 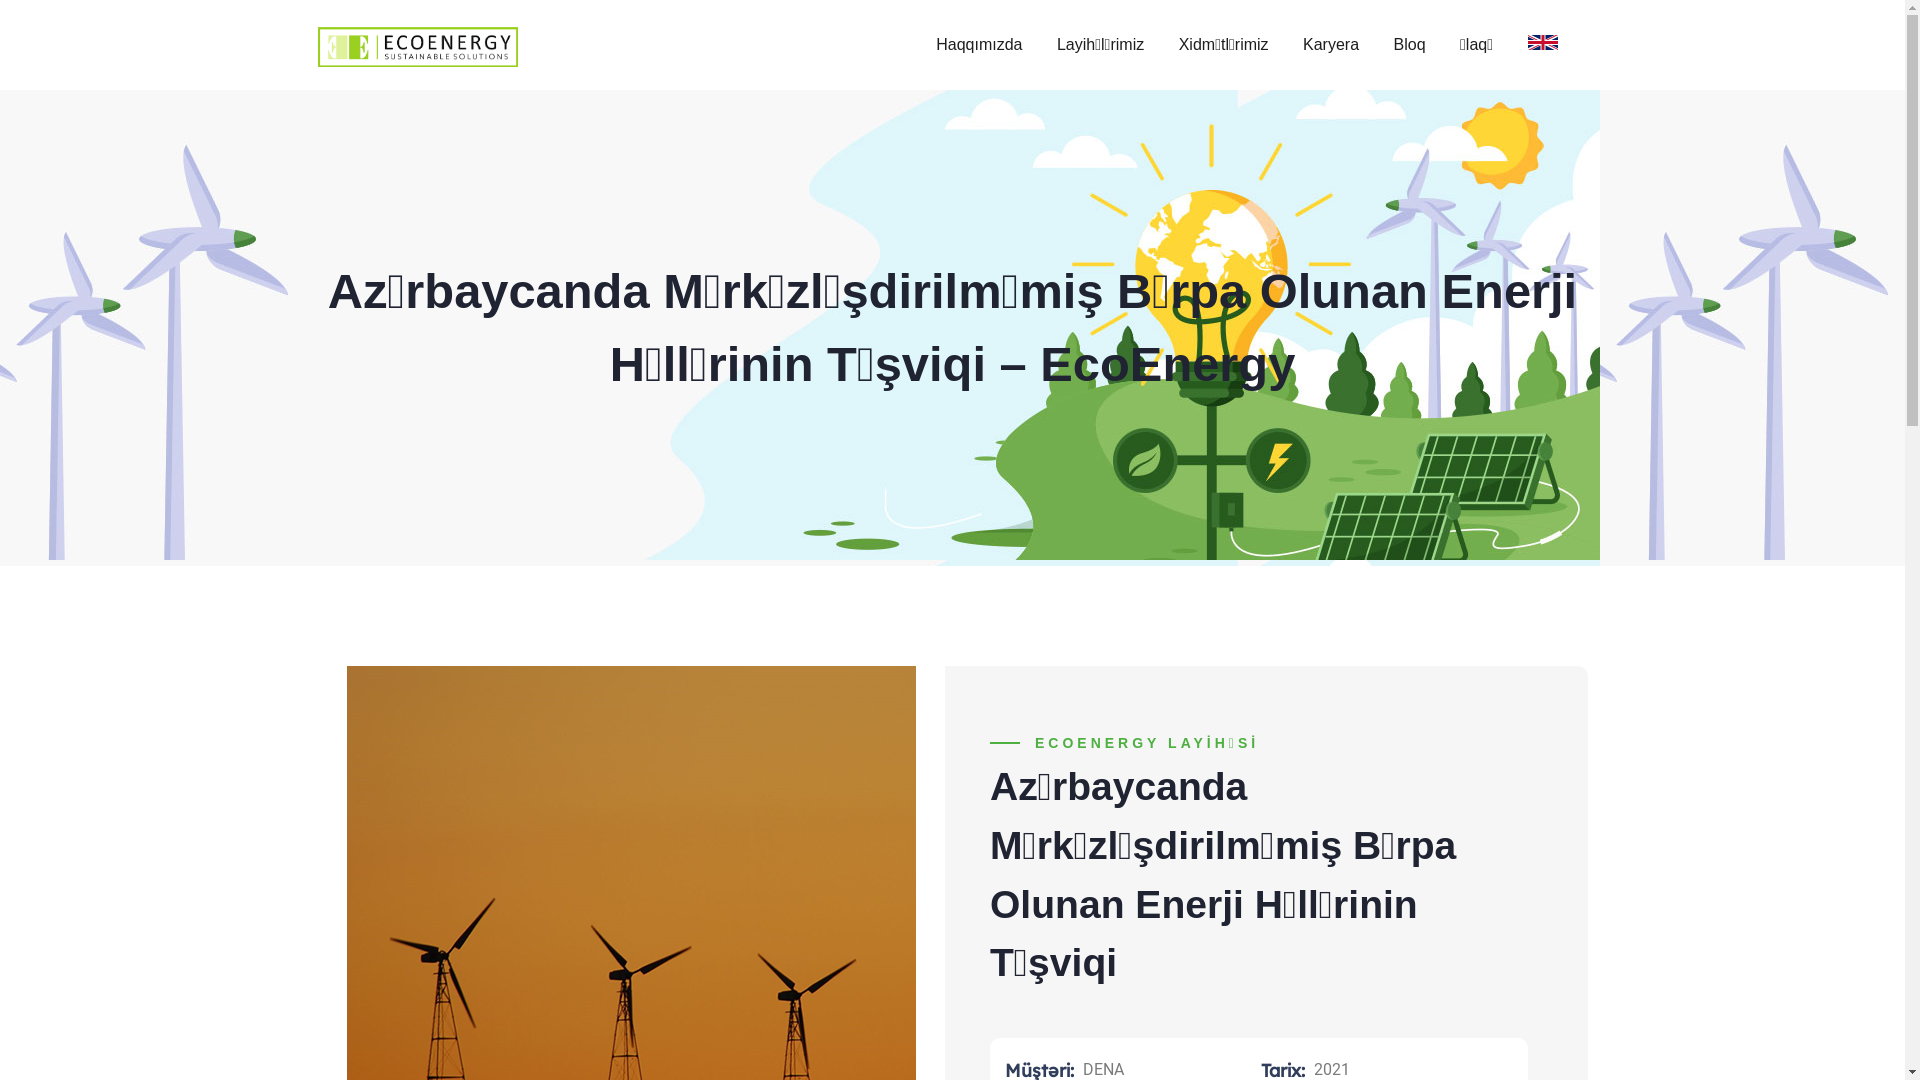 What do you see at coordinates (1409, 45) in the screenshot?
I see `'Bloq'` at bounding box center [1409, 45].